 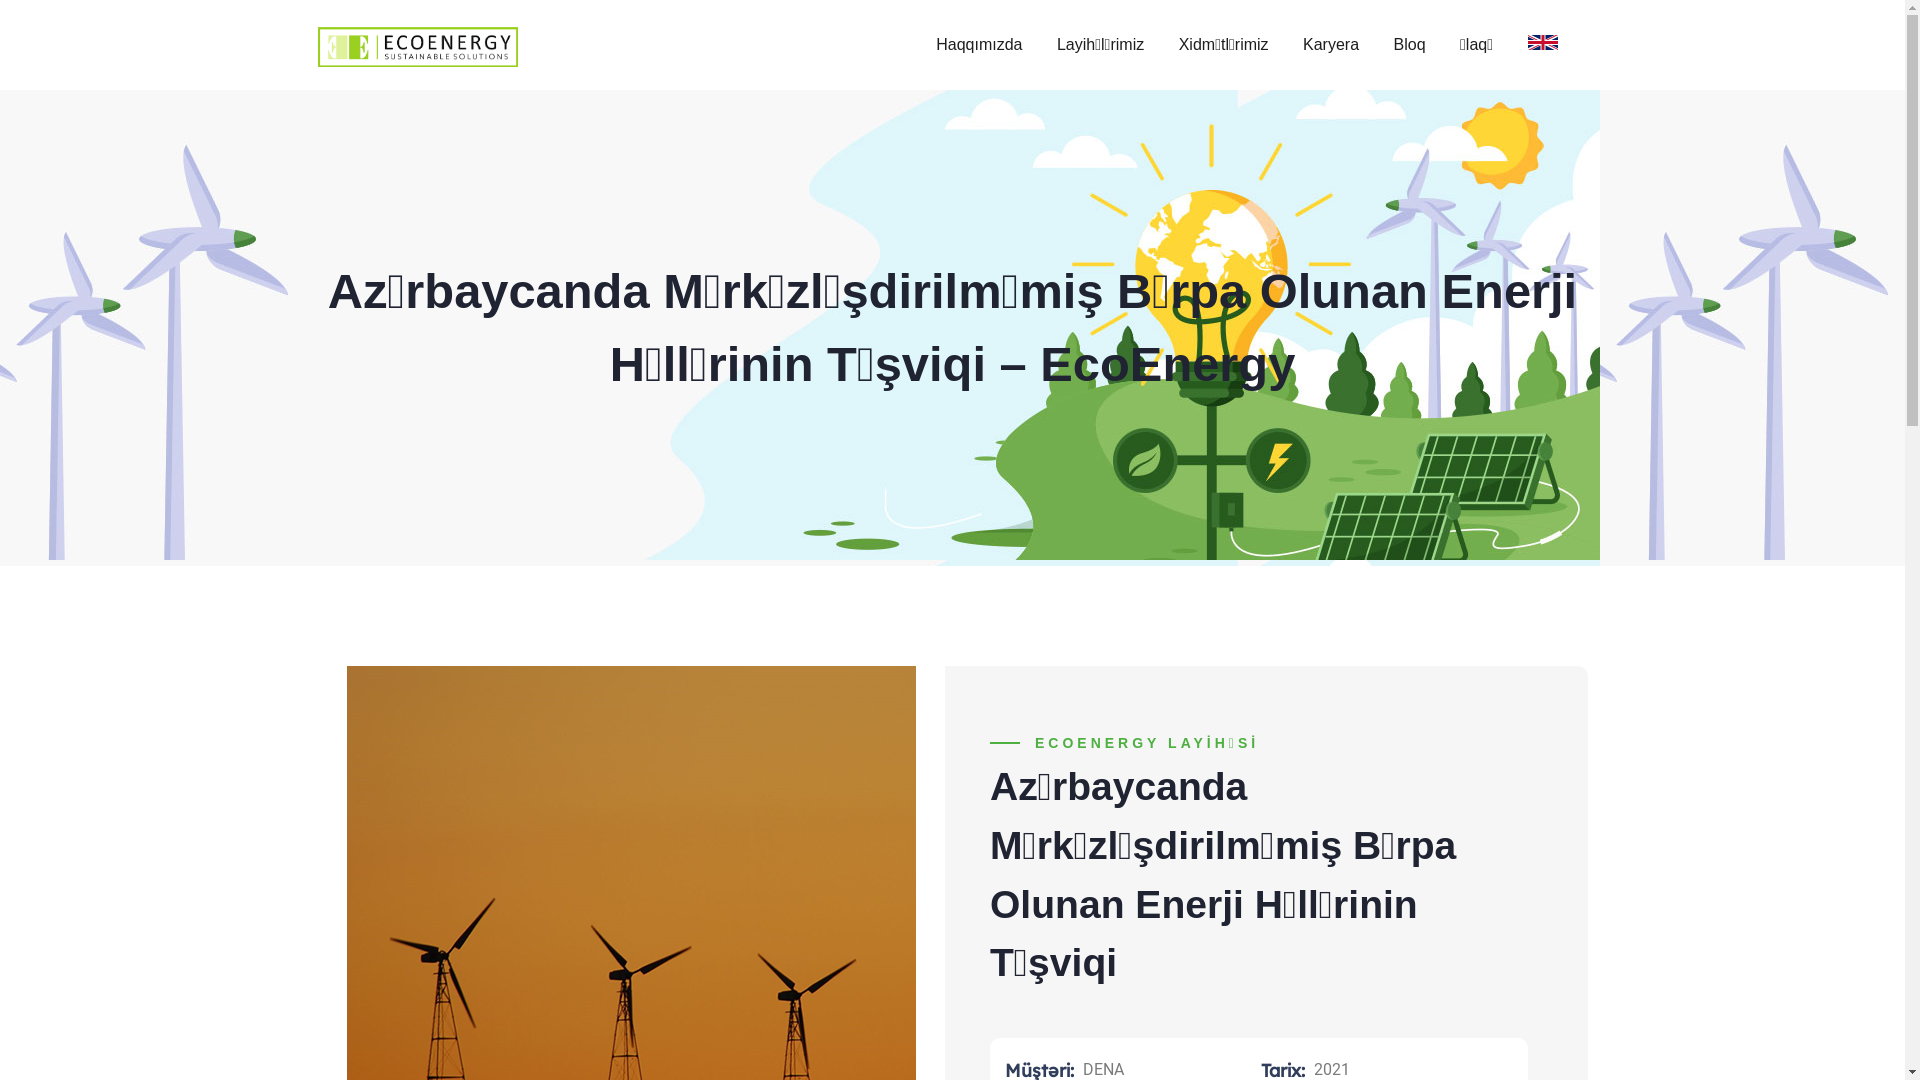 What do you see at coordinates (1409, 45) in the screenshot?
I see `'Bloq'` at bounding box center [1409, 45].